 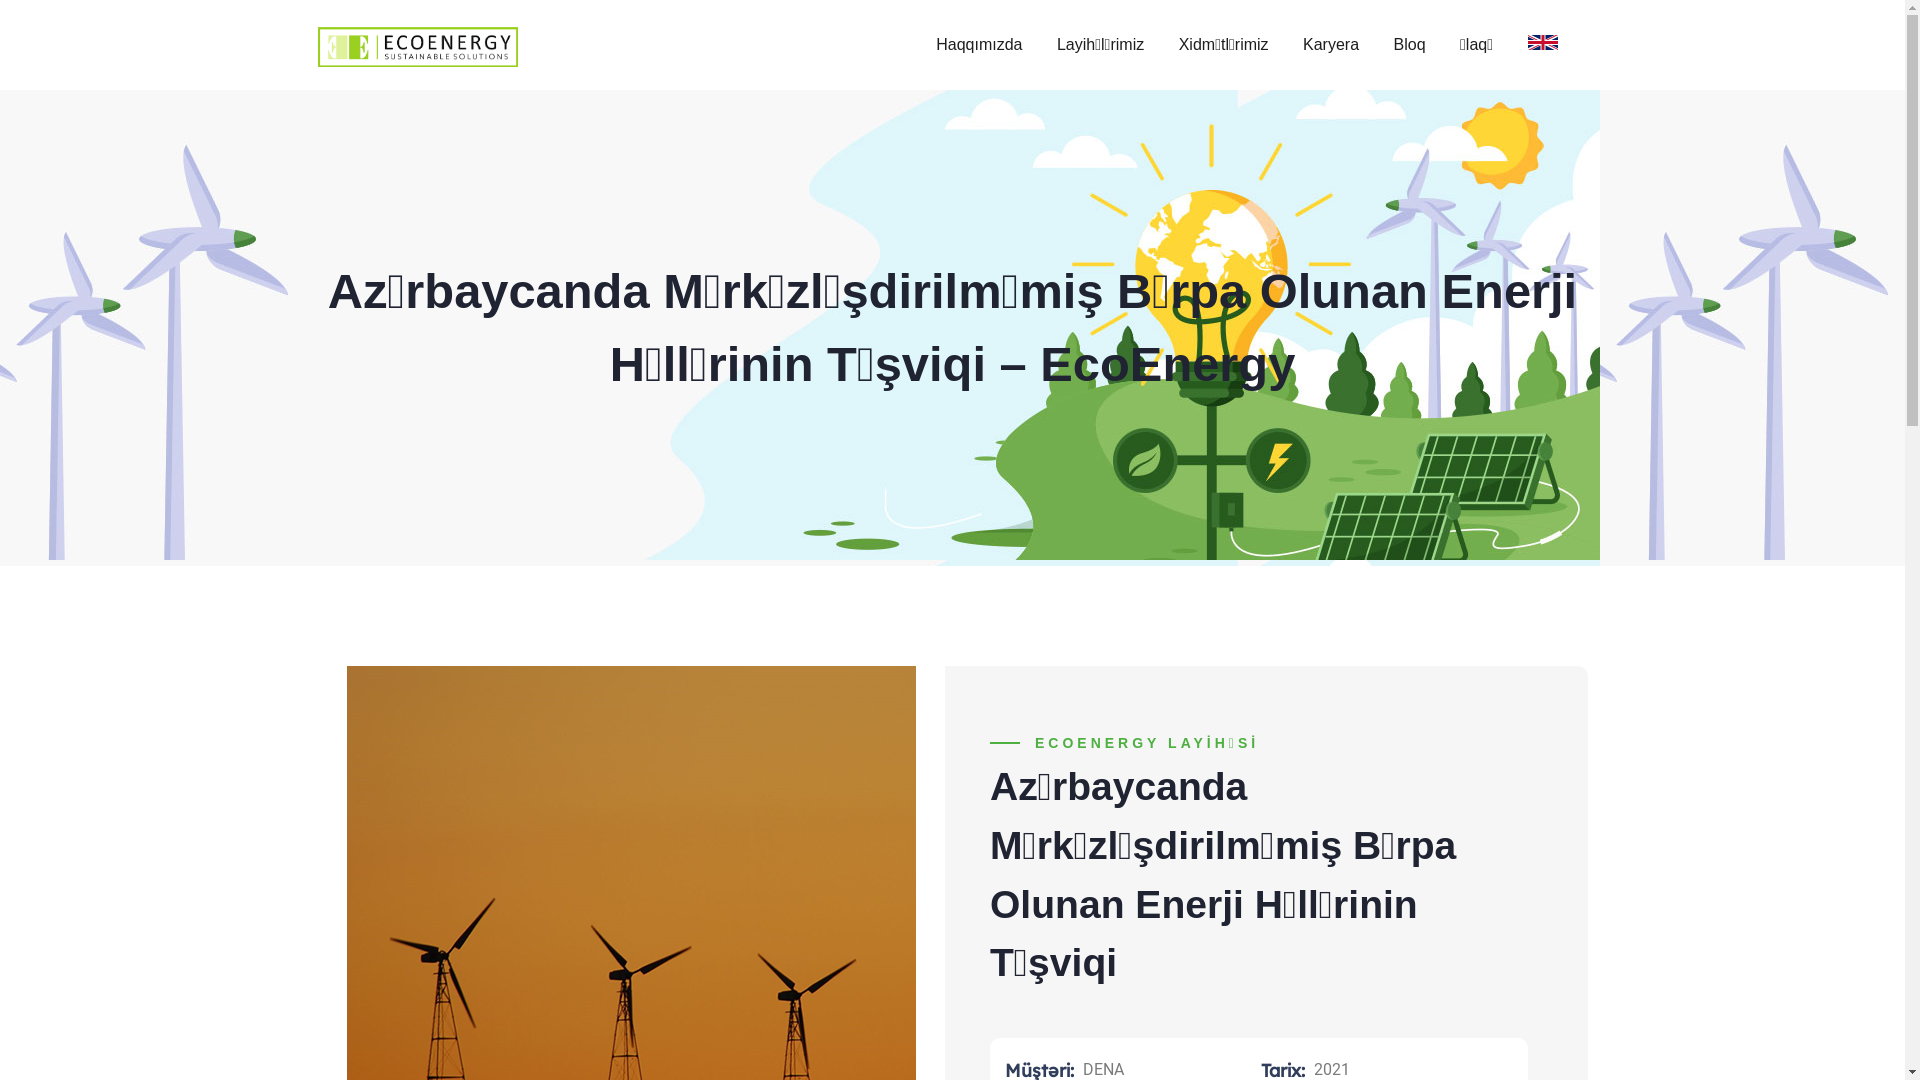 What do you see at coordinates (1409, 45) in the screenshot?
I see `'Bloq'` at bounding box center [1409, 45].